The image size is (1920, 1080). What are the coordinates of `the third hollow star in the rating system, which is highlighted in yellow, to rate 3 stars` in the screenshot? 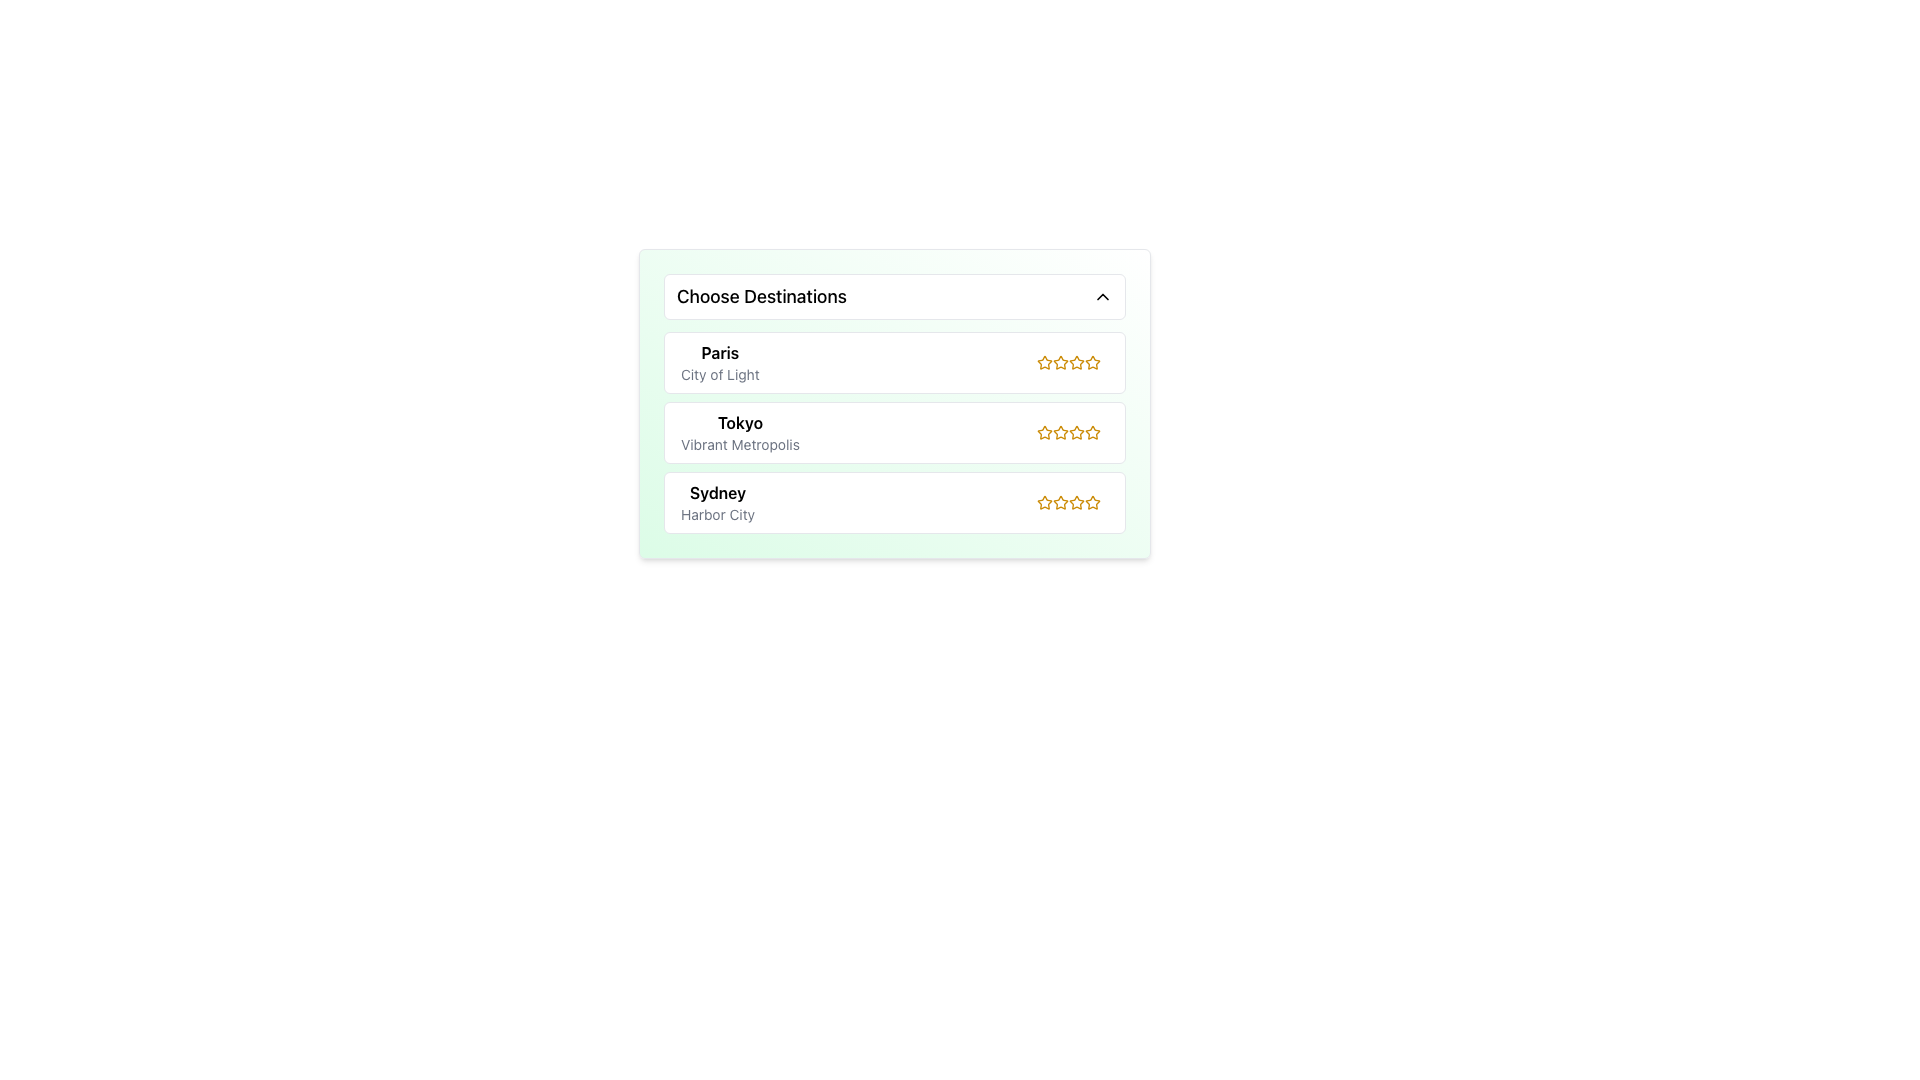 It's located at (1072, 501).